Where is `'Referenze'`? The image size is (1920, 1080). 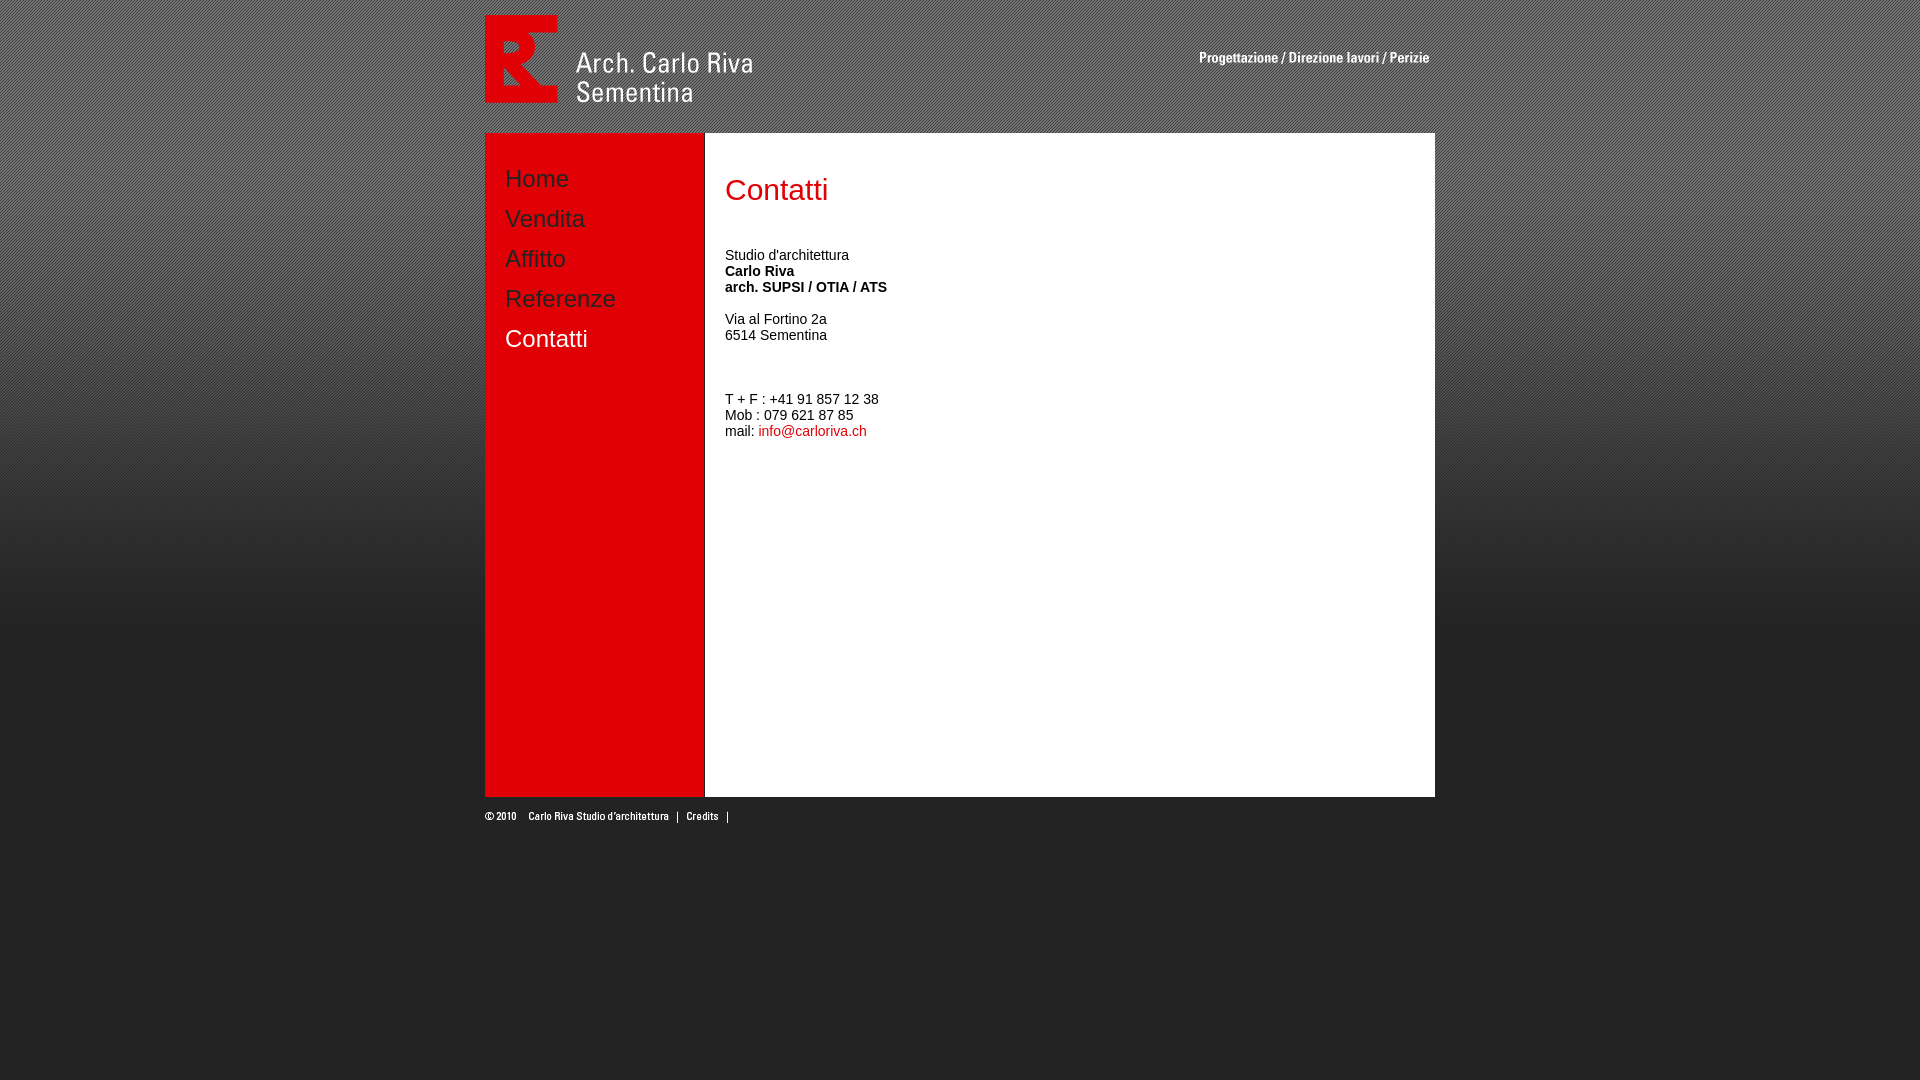
'Referenze' is located at coordinates (560, 298).